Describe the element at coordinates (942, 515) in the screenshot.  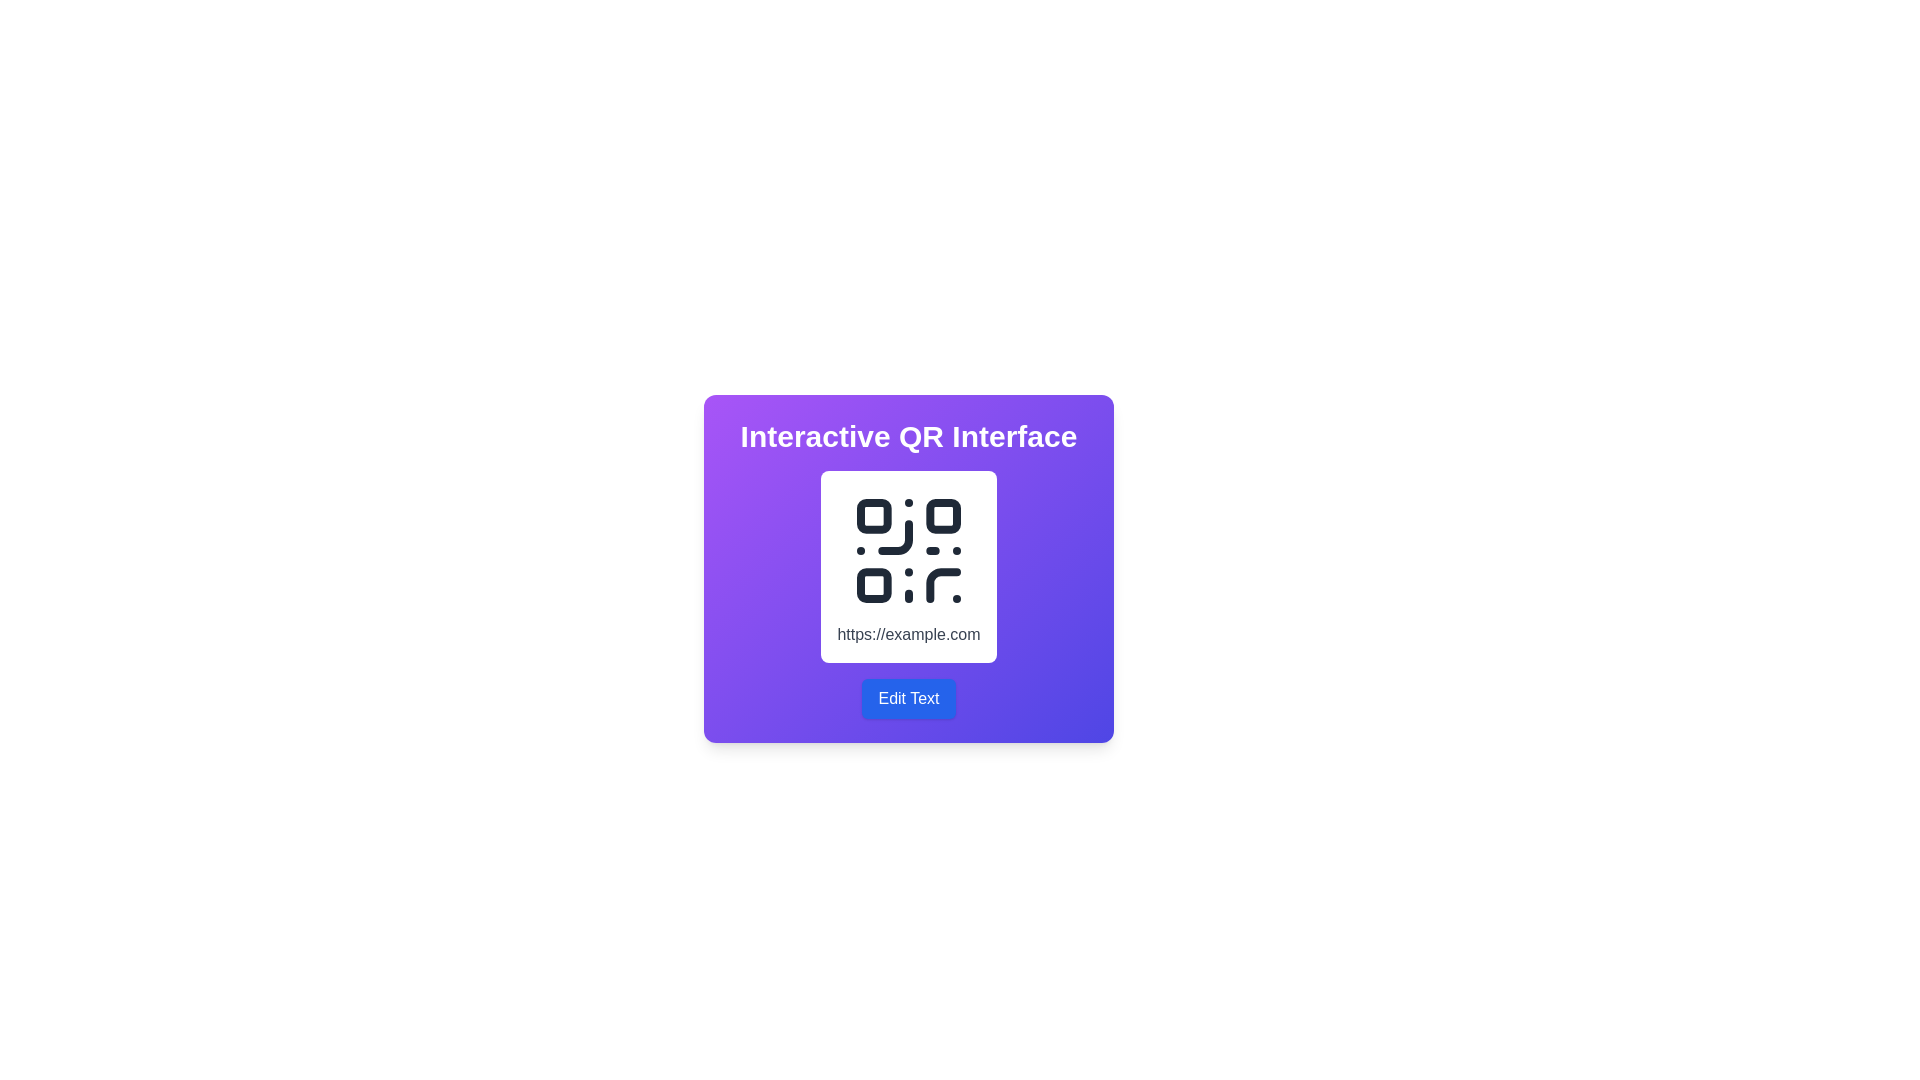
I see `the second square from the left on the top row of squares inside the QR code graphic` at that location.